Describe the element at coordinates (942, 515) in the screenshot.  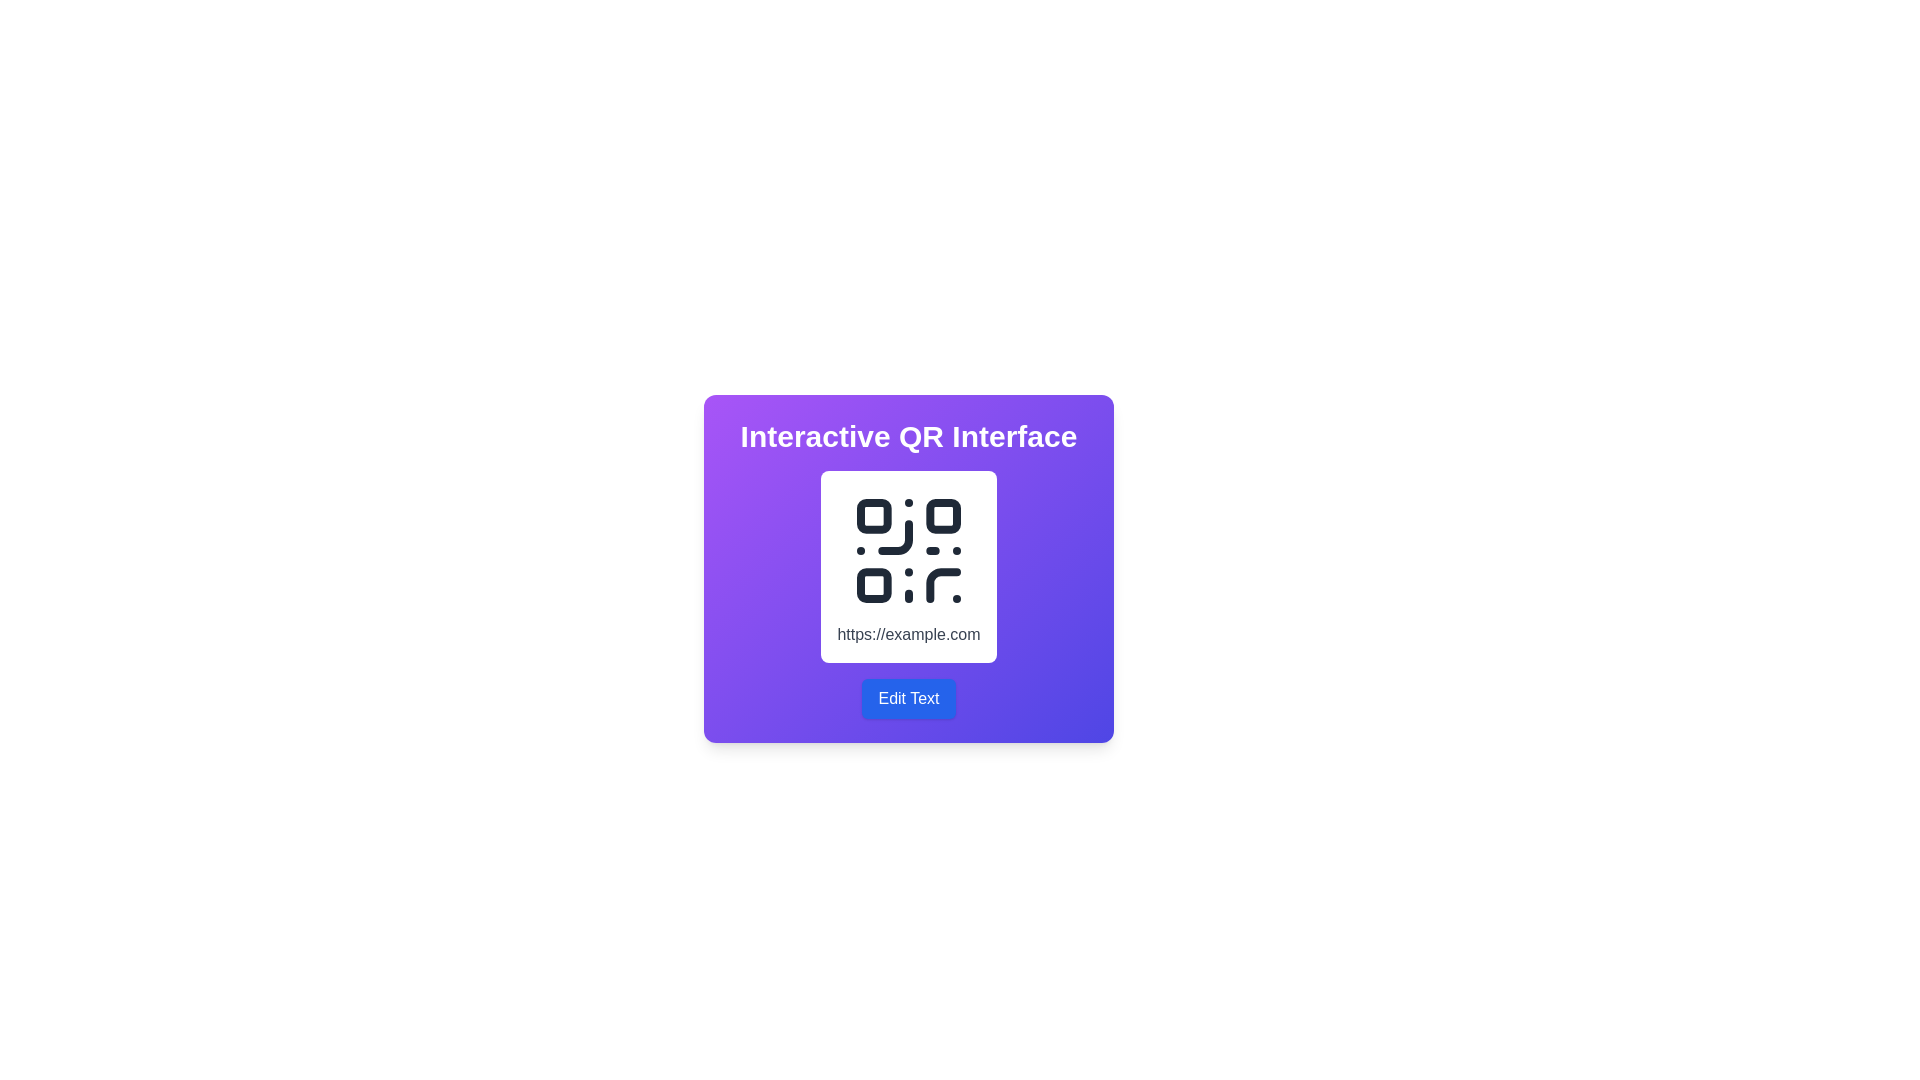
I see `the second square from the left on the top row of squares inside the QR code graphic` at that location.